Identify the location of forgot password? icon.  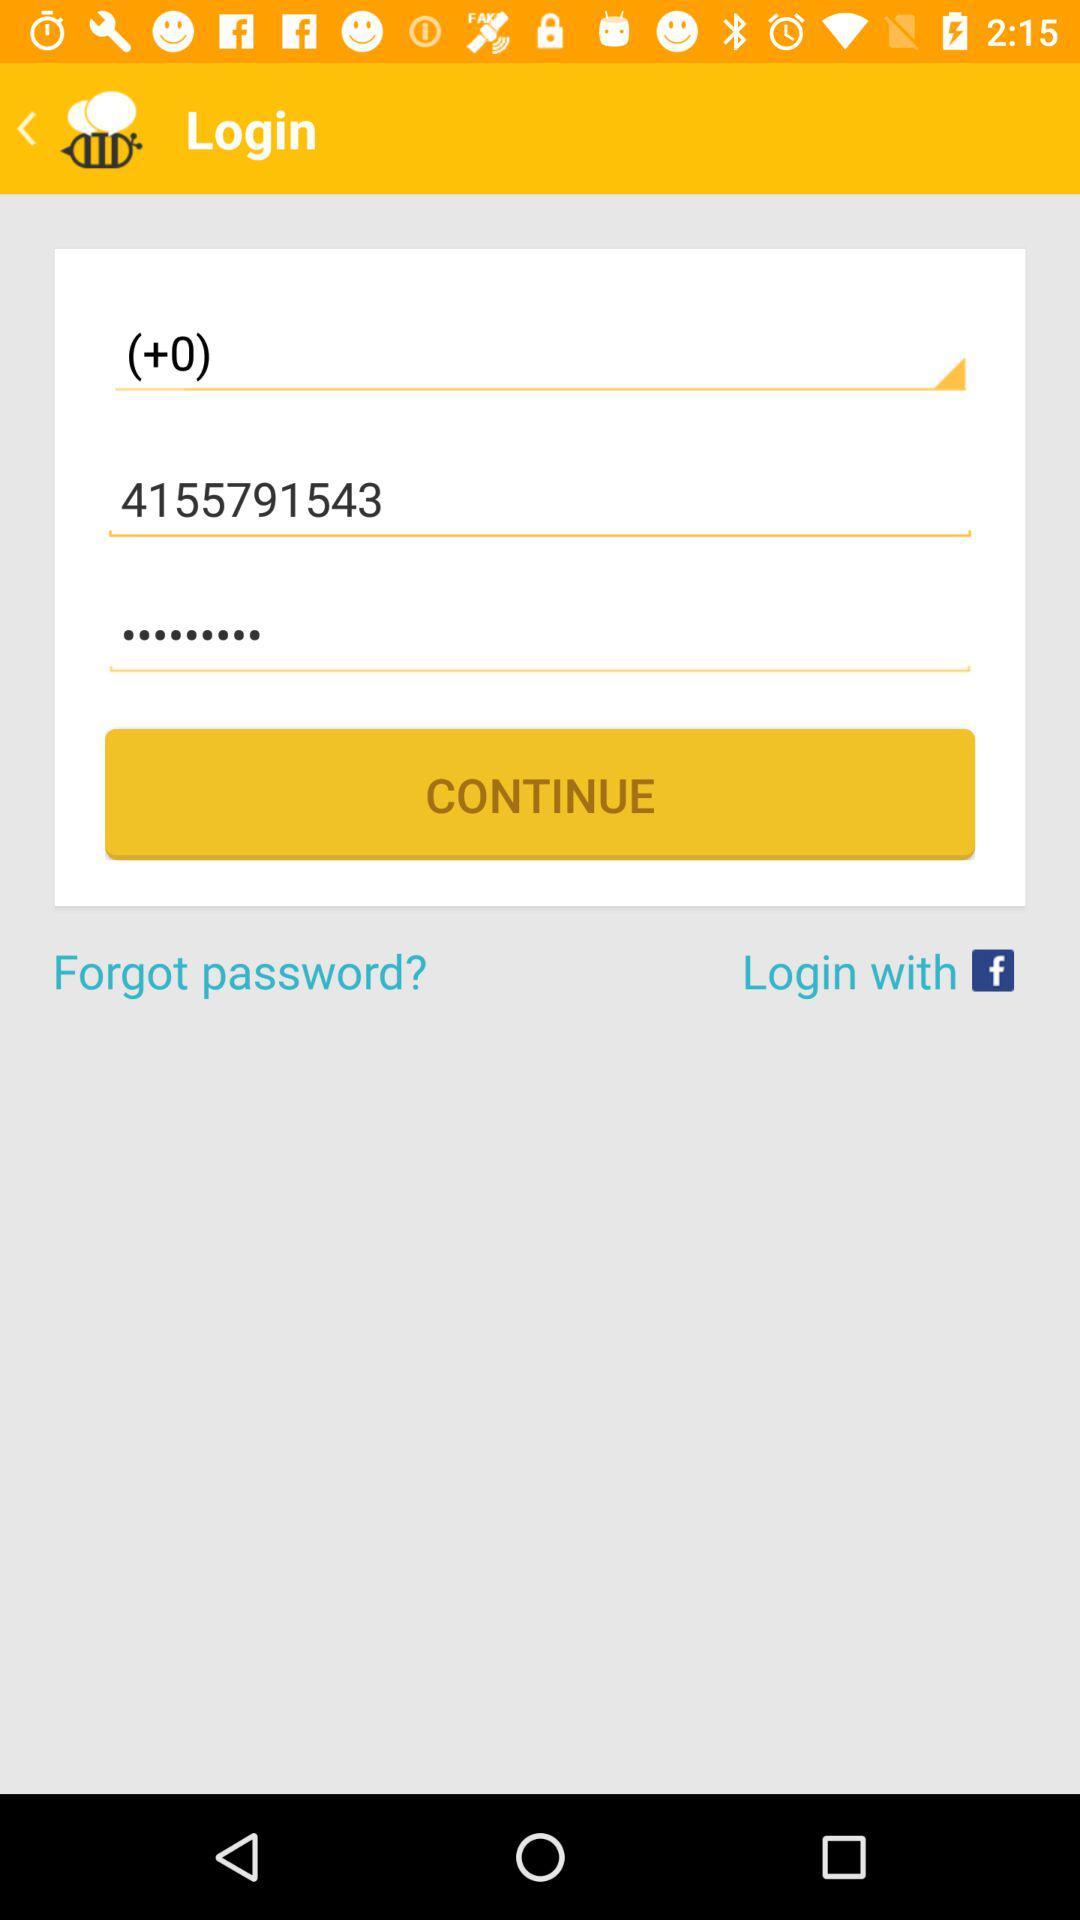
(296, 970).